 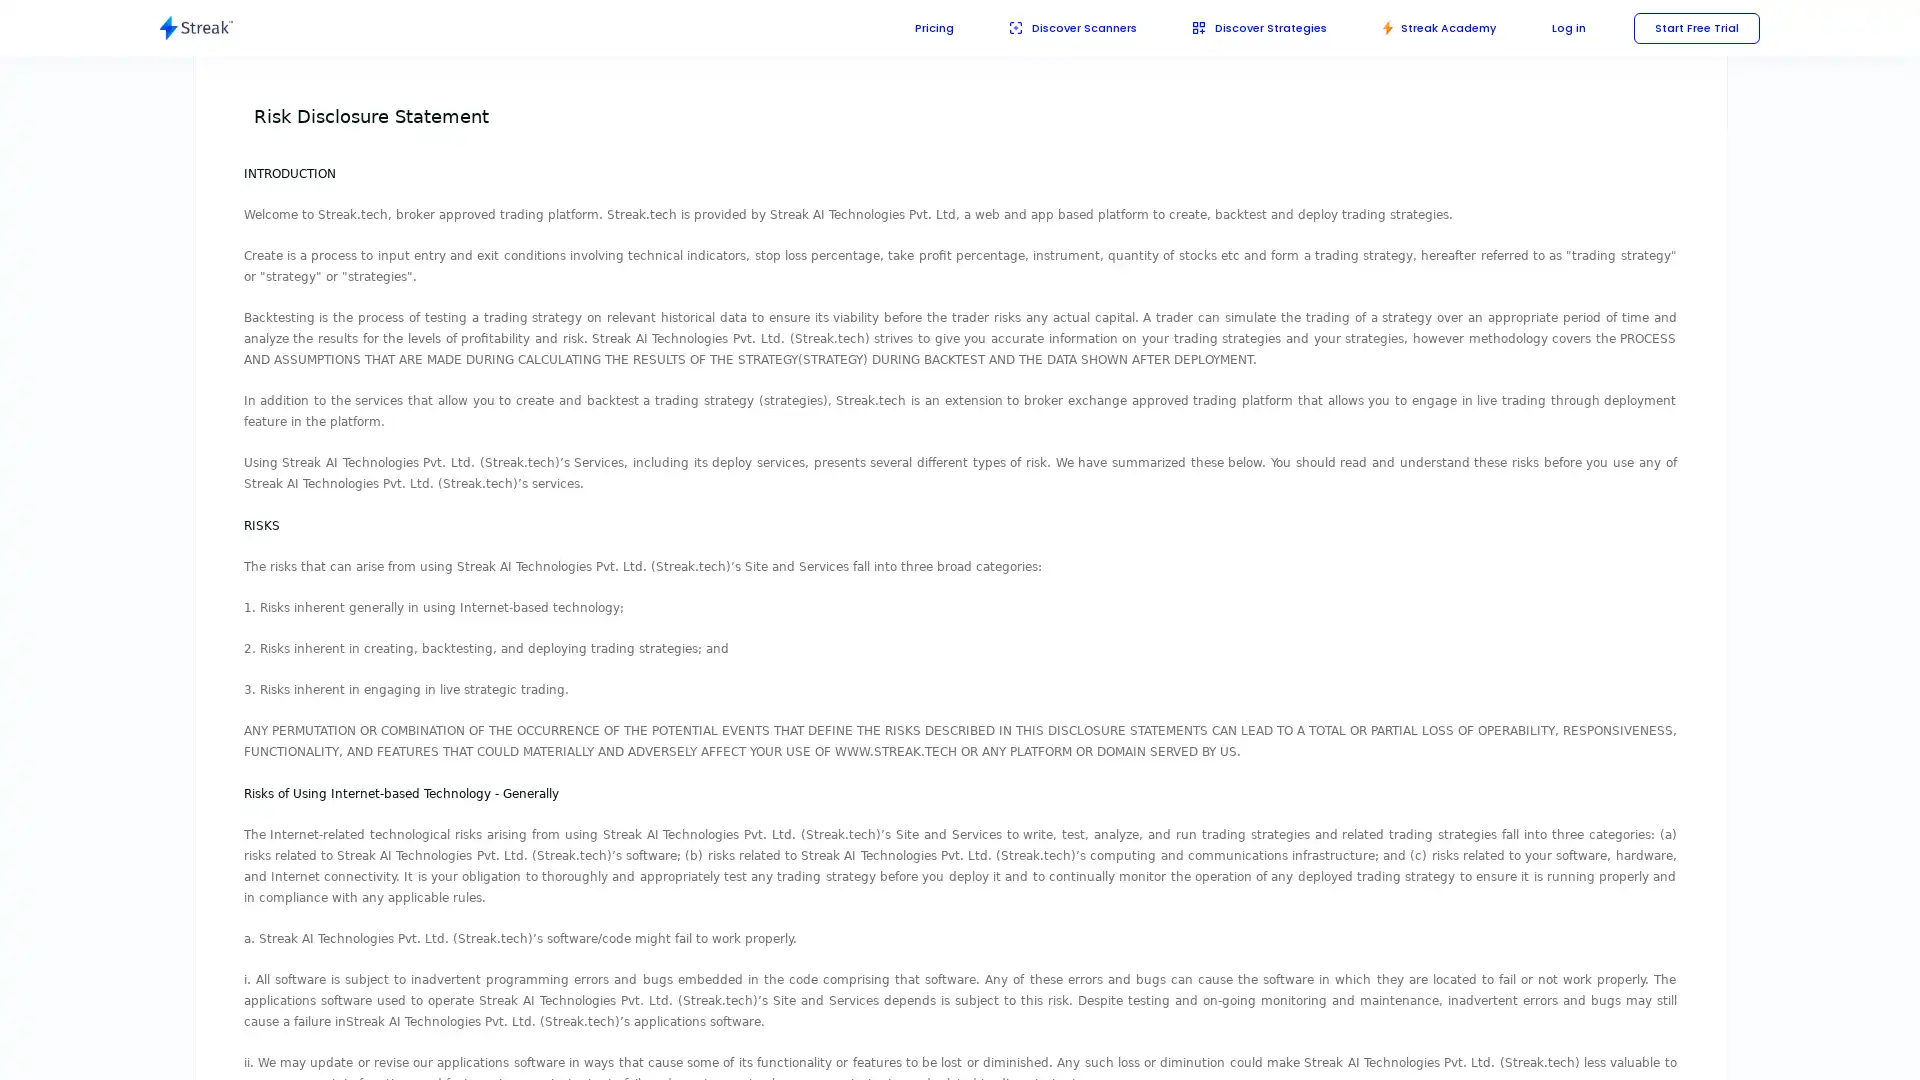 I want to click on academy Streak Academy, so click(x=1429, y=27).